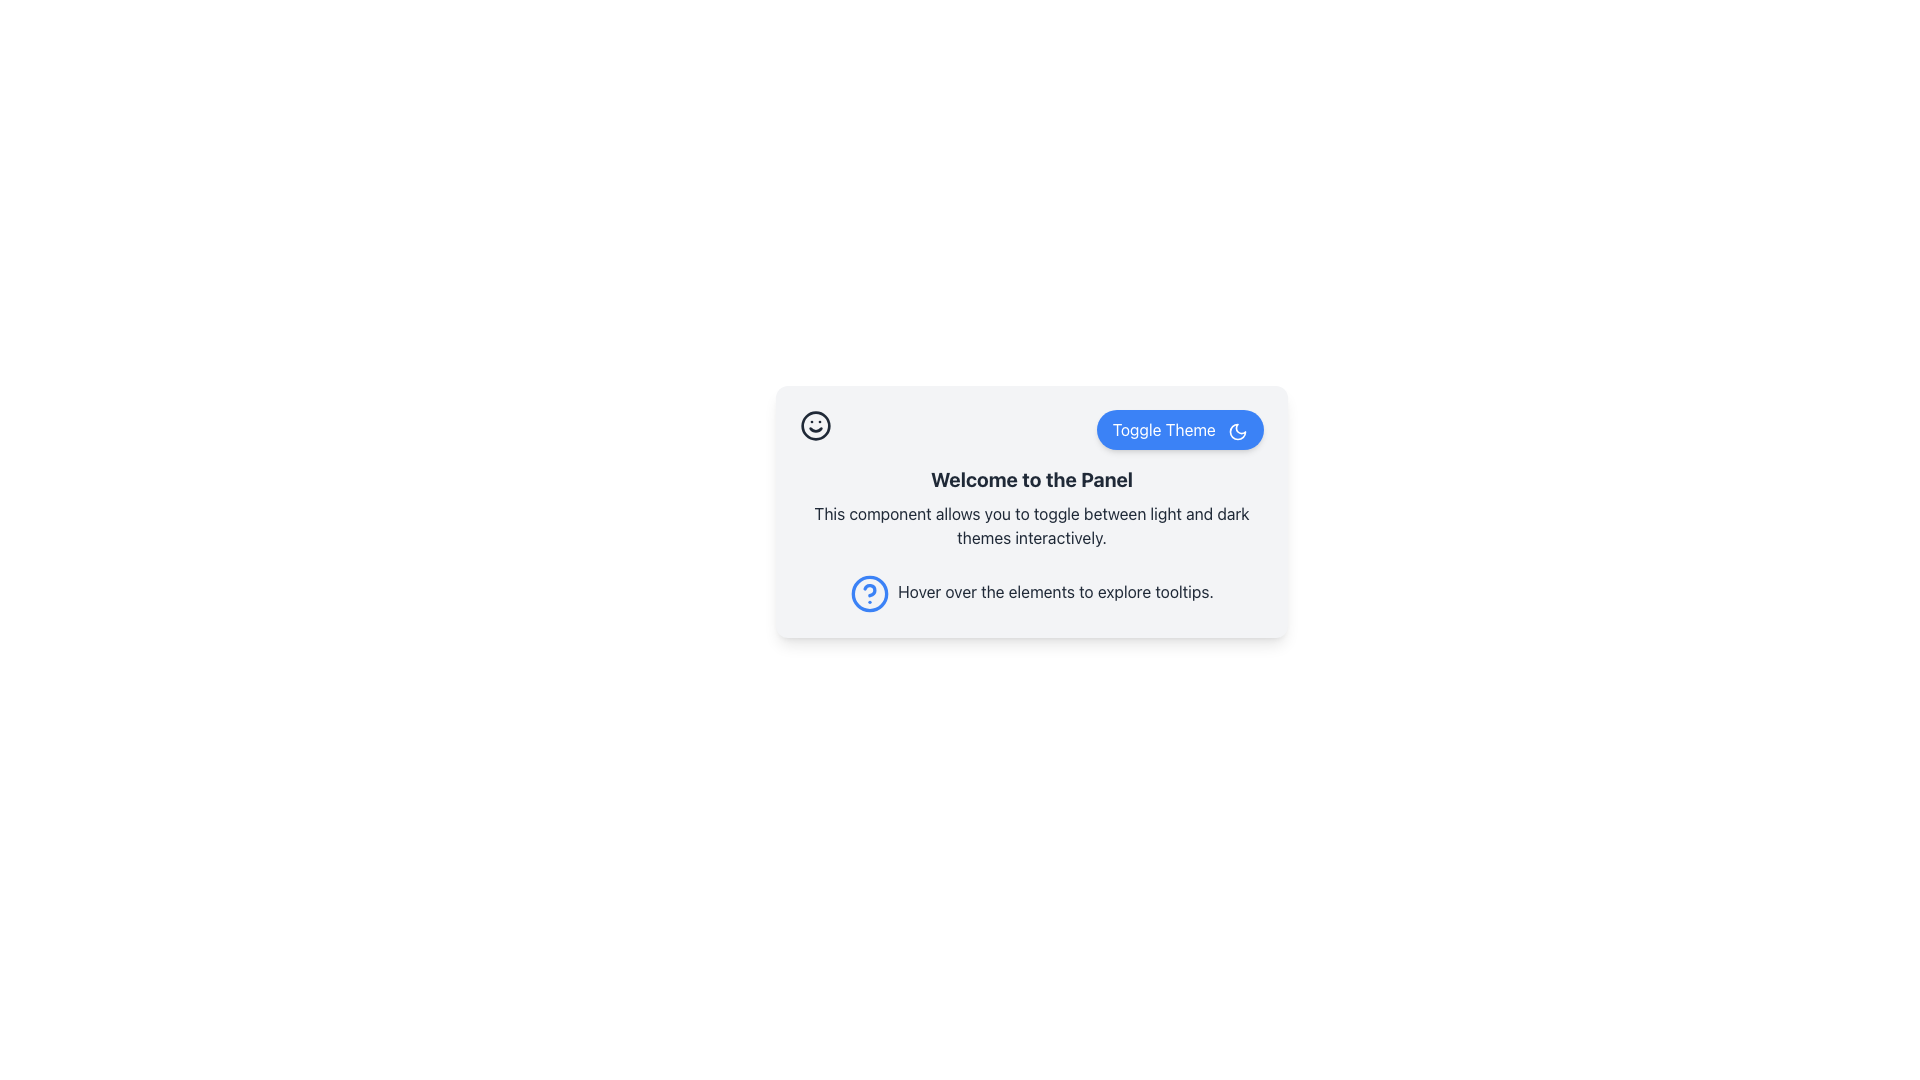 The image size is (1920, 1080). What do you see at coordinates (870, 593) in the screenshot?
I see `the blue circular outline within the help icon, which features a filled circle at its center, located on the left side of the tooltip description in the information panel` at bounding box center [870, 593].